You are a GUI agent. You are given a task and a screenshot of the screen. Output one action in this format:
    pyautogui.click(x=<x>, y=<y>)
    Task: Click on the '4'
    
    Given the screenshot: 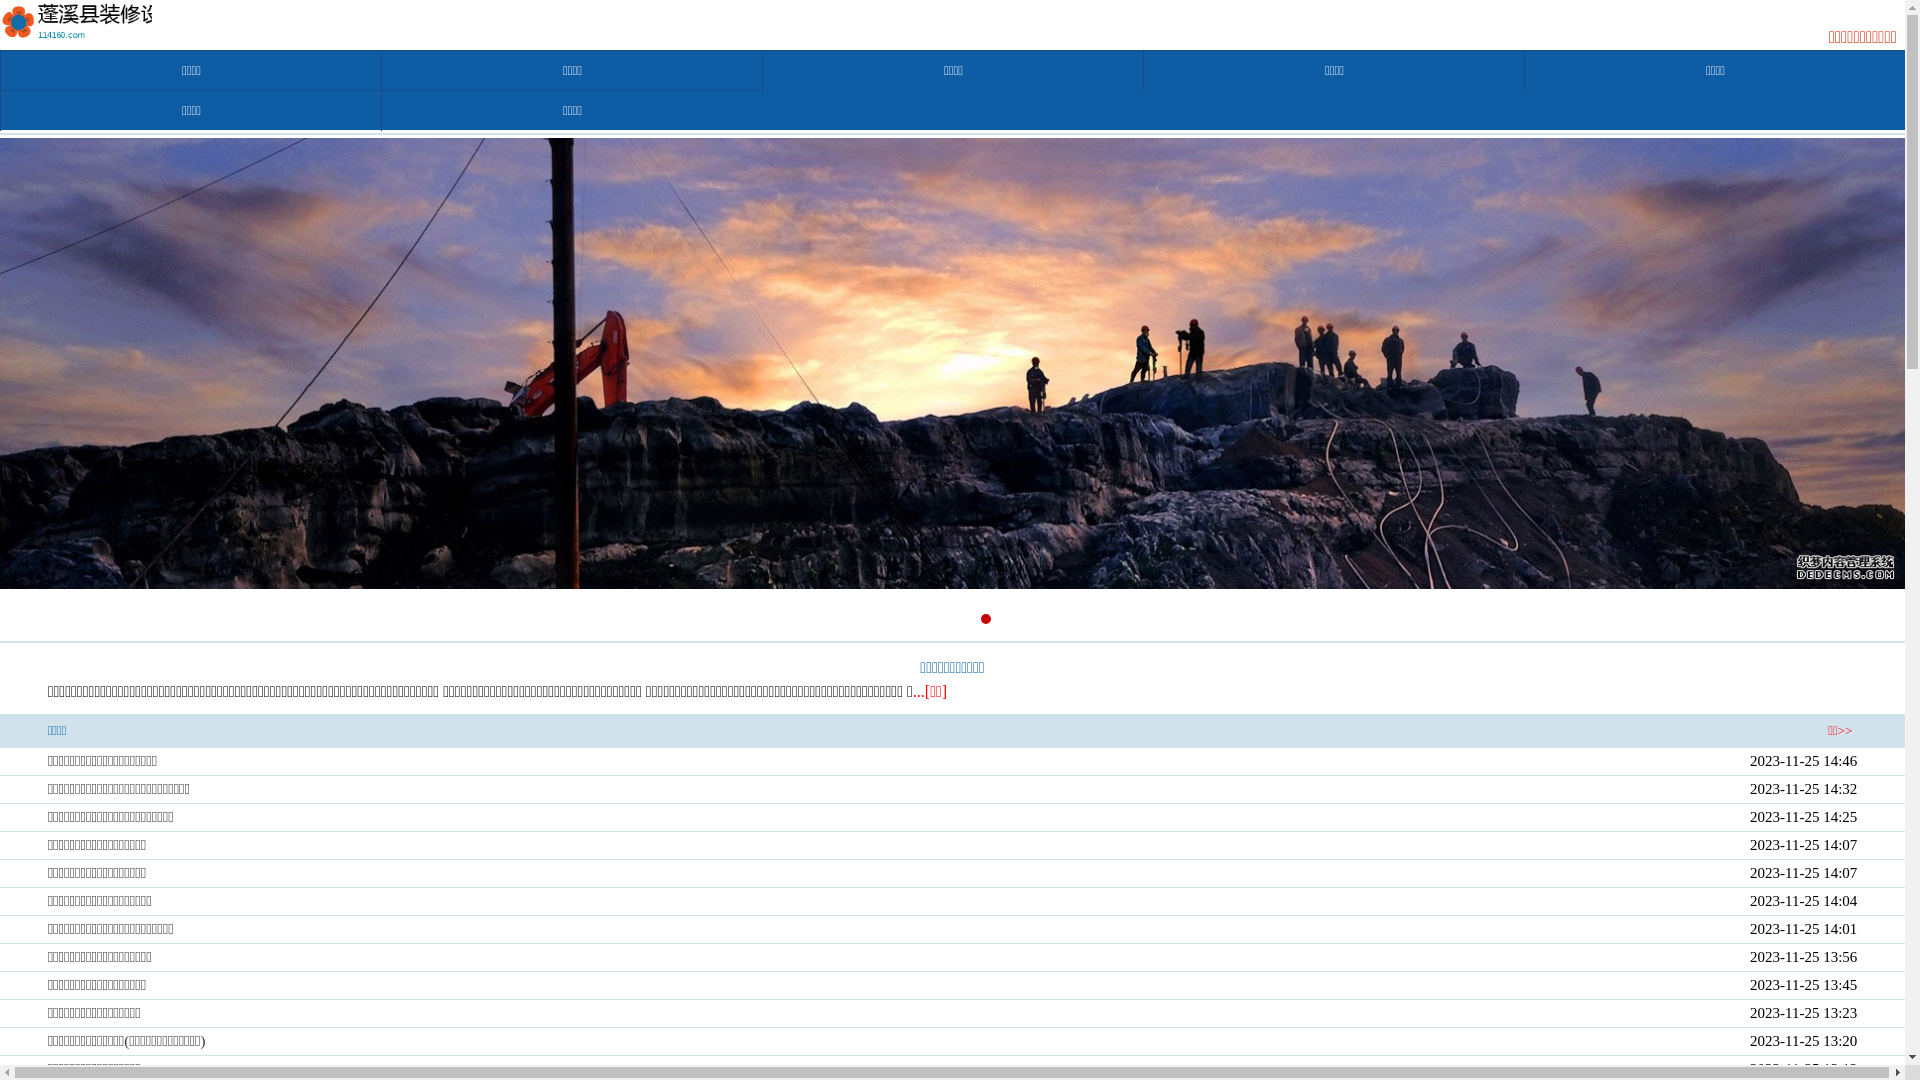 What is the action you would take?
    pyautogui.click(x=984, y=617)
    